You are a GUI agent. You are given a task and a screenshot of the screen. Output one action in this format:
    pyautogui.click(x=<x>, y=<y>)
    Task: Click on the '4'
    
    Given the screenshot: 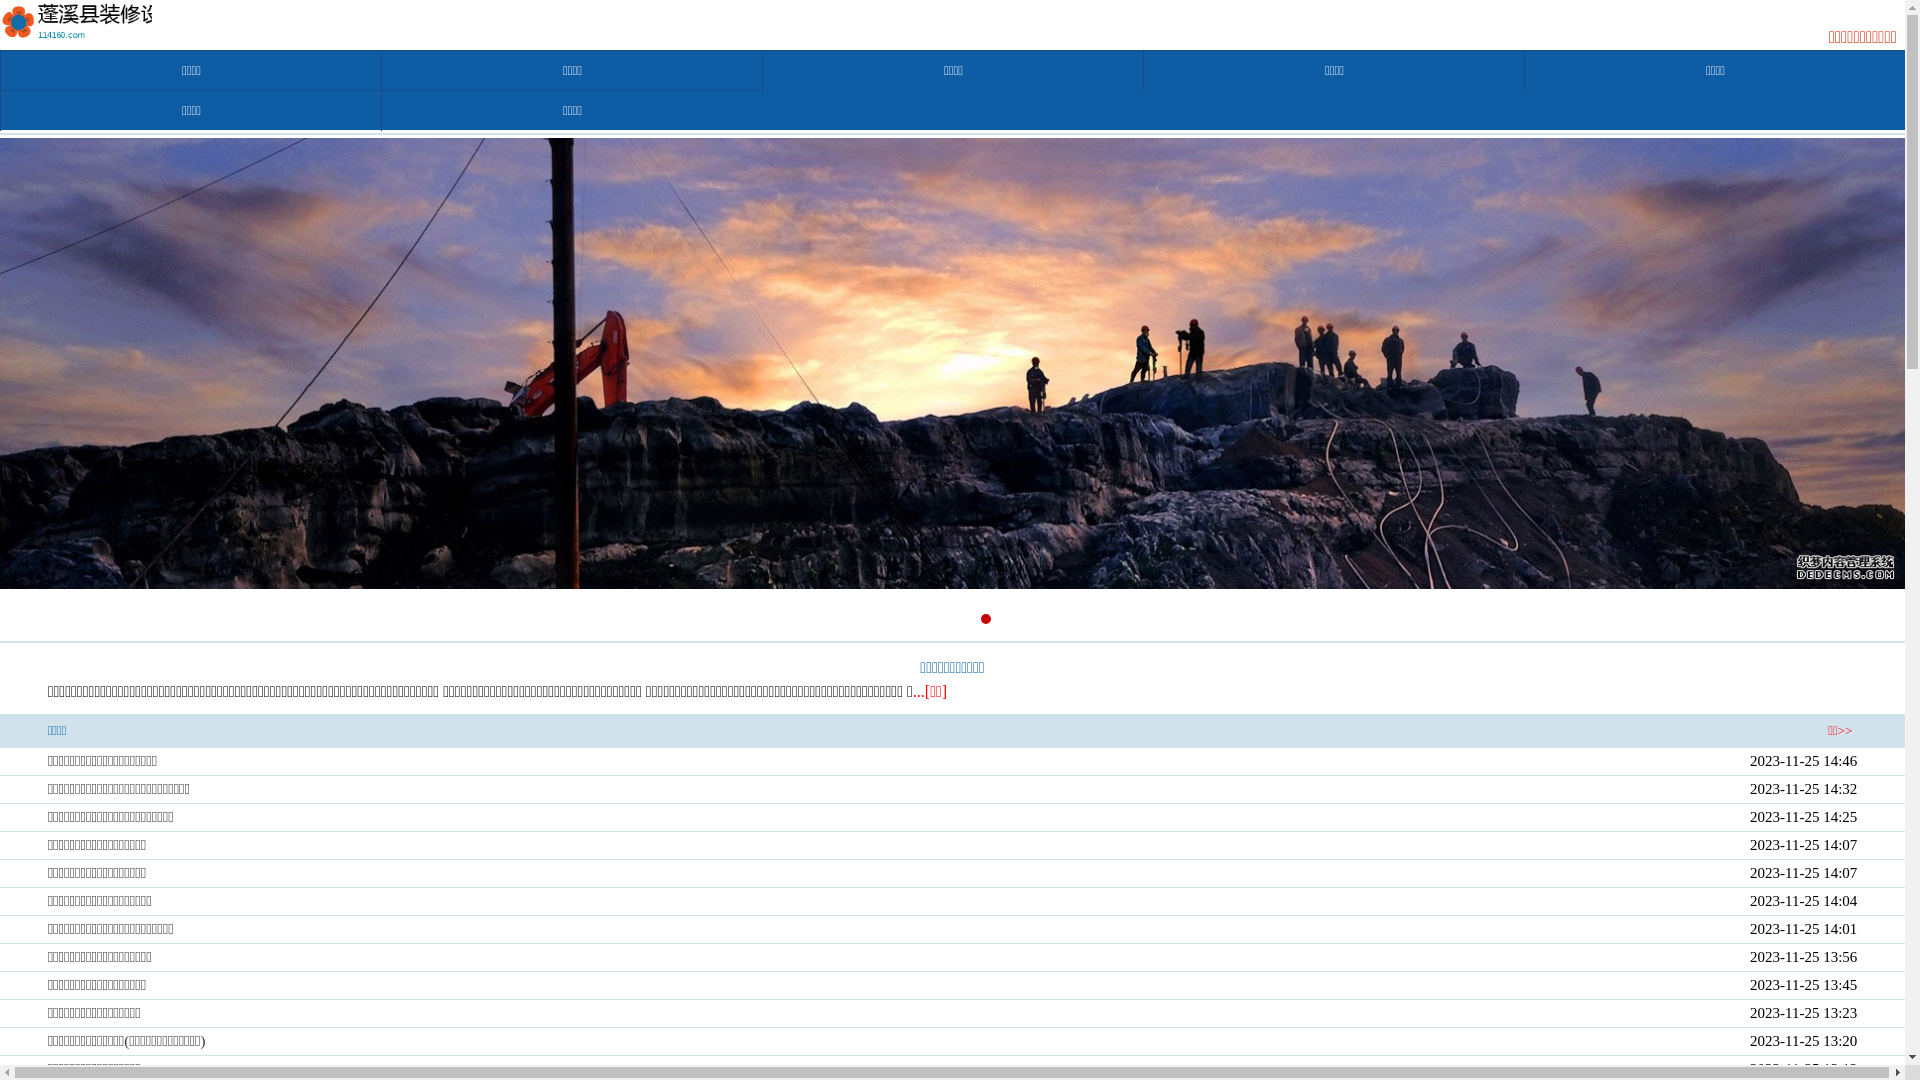 What is the action you would take?
    pyautogui.click(x=984, y=617)
    